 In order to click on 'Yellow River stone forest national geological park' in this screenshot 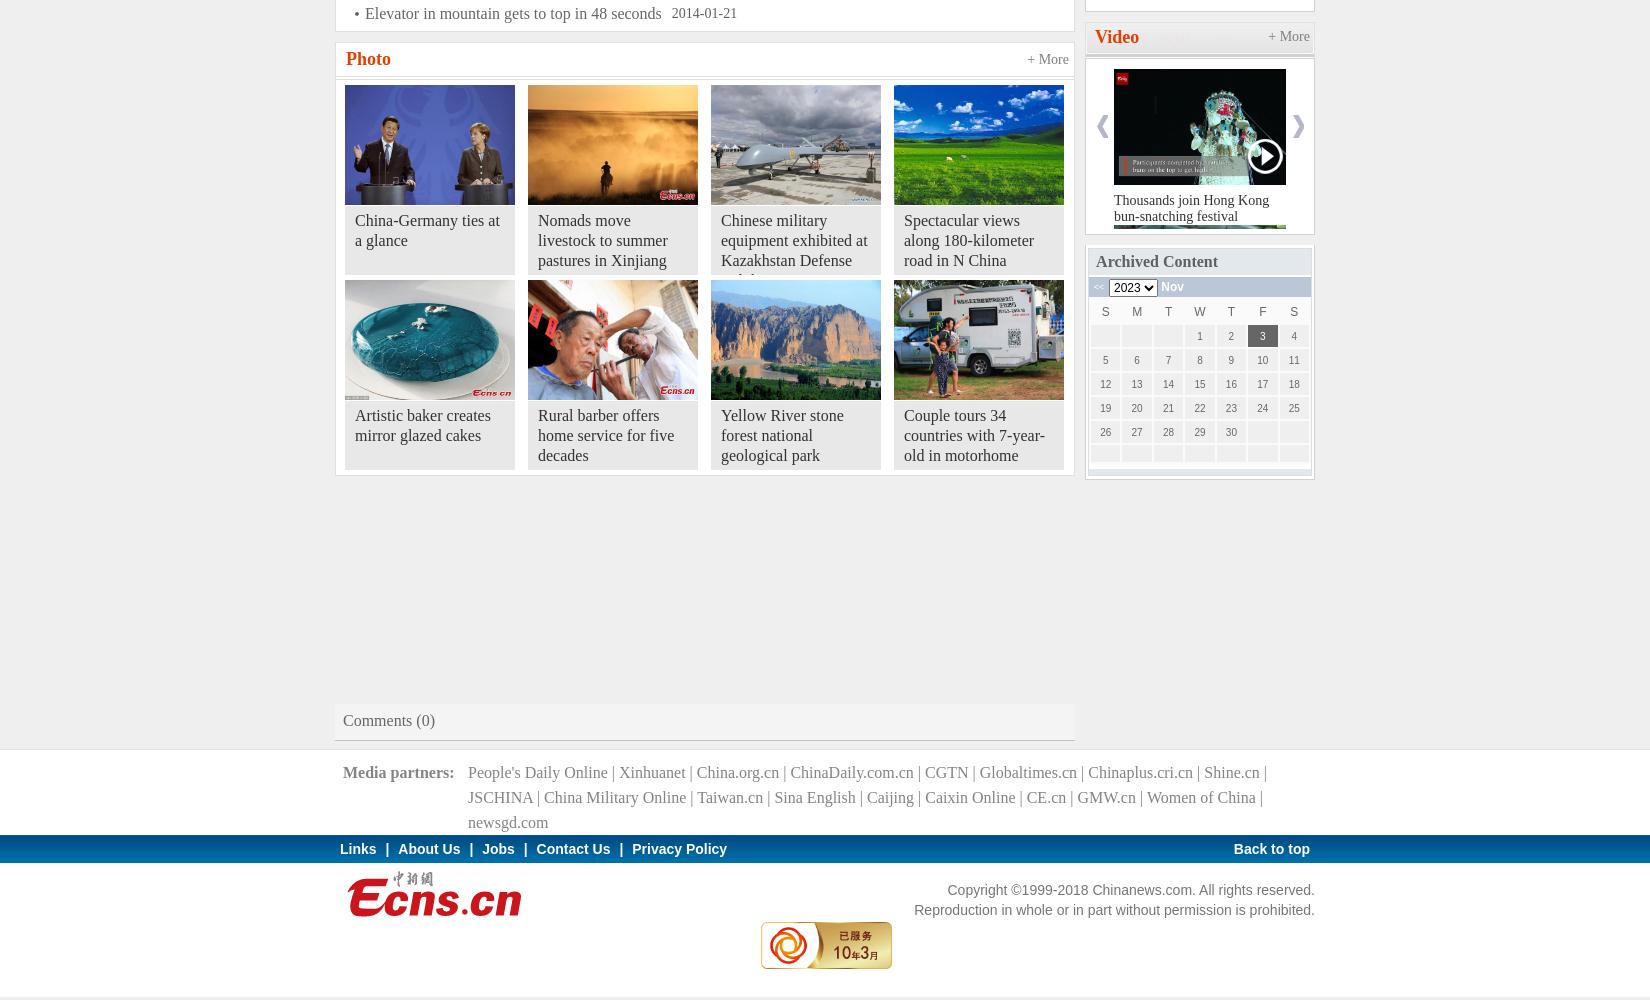, I will do `click(780, 435)`.